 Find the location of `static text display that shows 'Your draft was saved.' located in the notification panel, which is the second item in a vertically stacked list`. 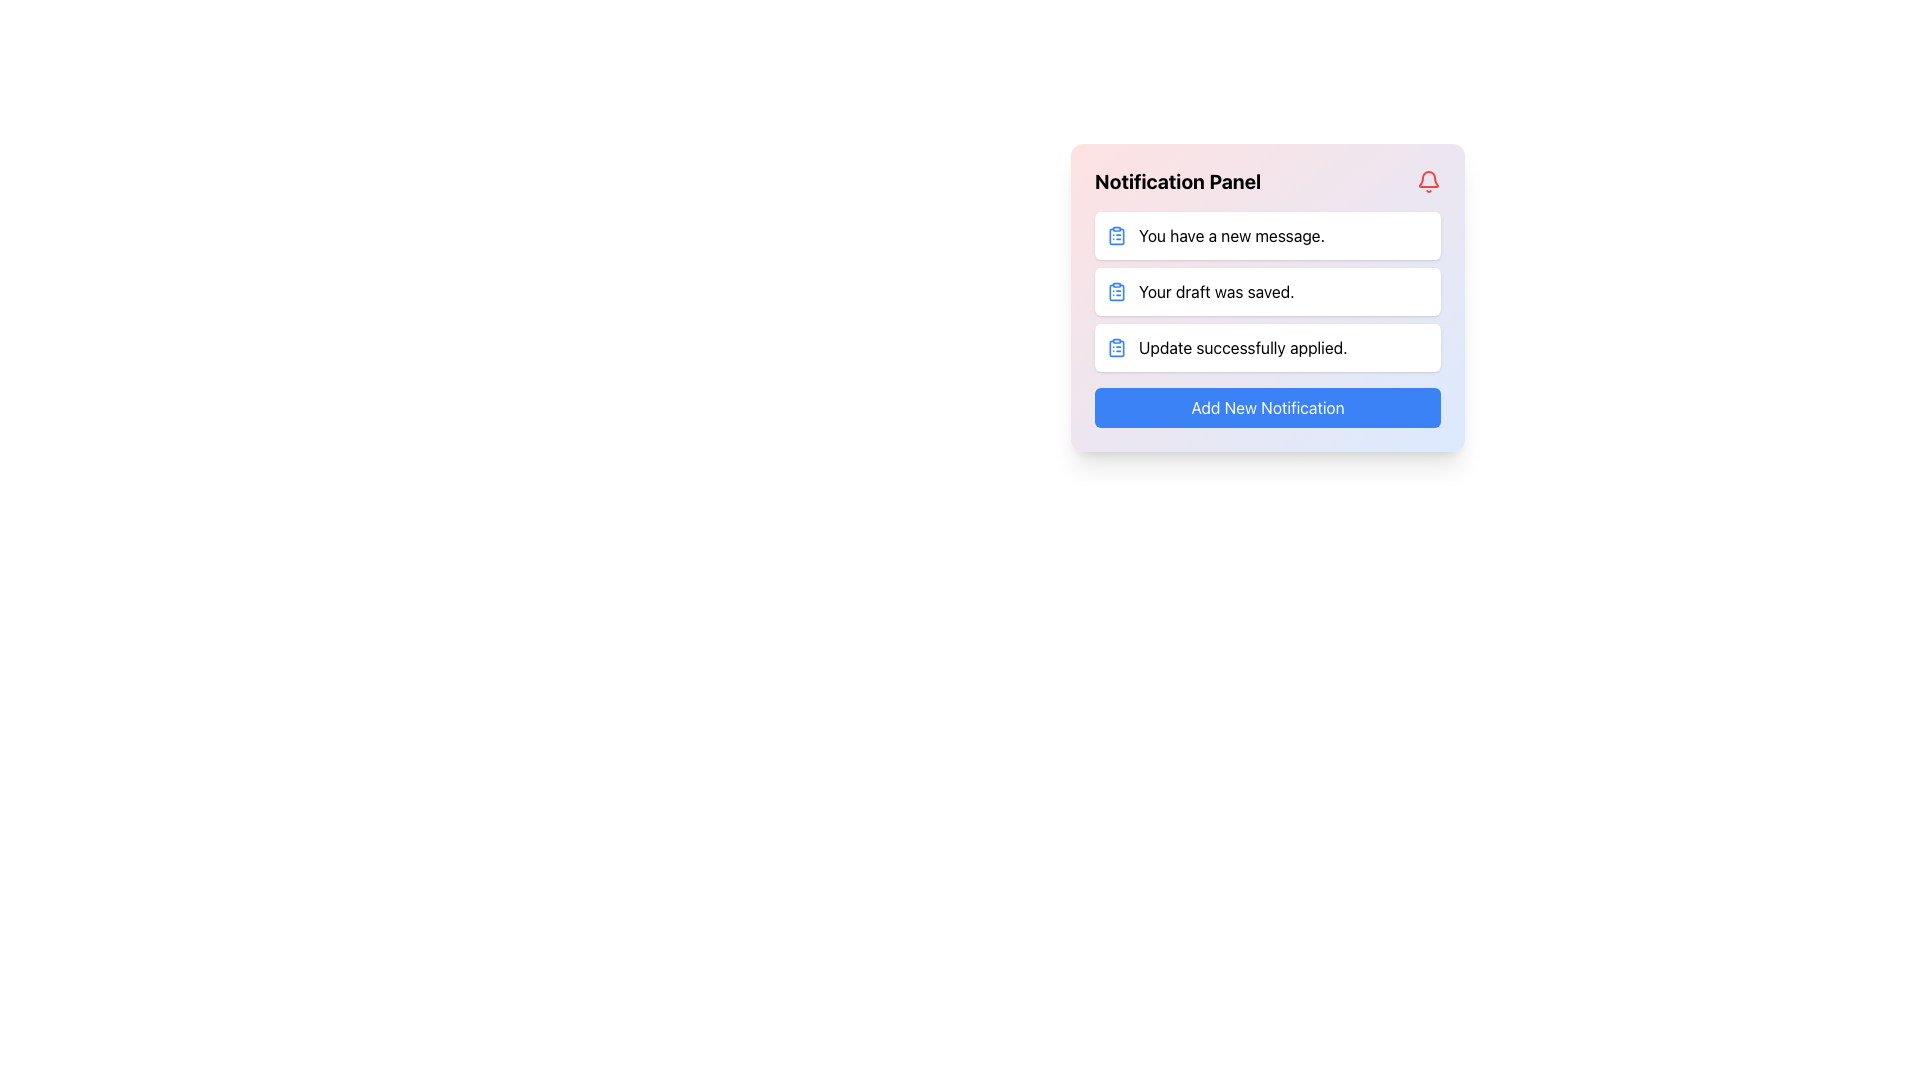

static text display that shows 'Your draft was saved.' located in the notification panel, which is the second item in a vertically stacked list is located at coordinates (1215, 292).